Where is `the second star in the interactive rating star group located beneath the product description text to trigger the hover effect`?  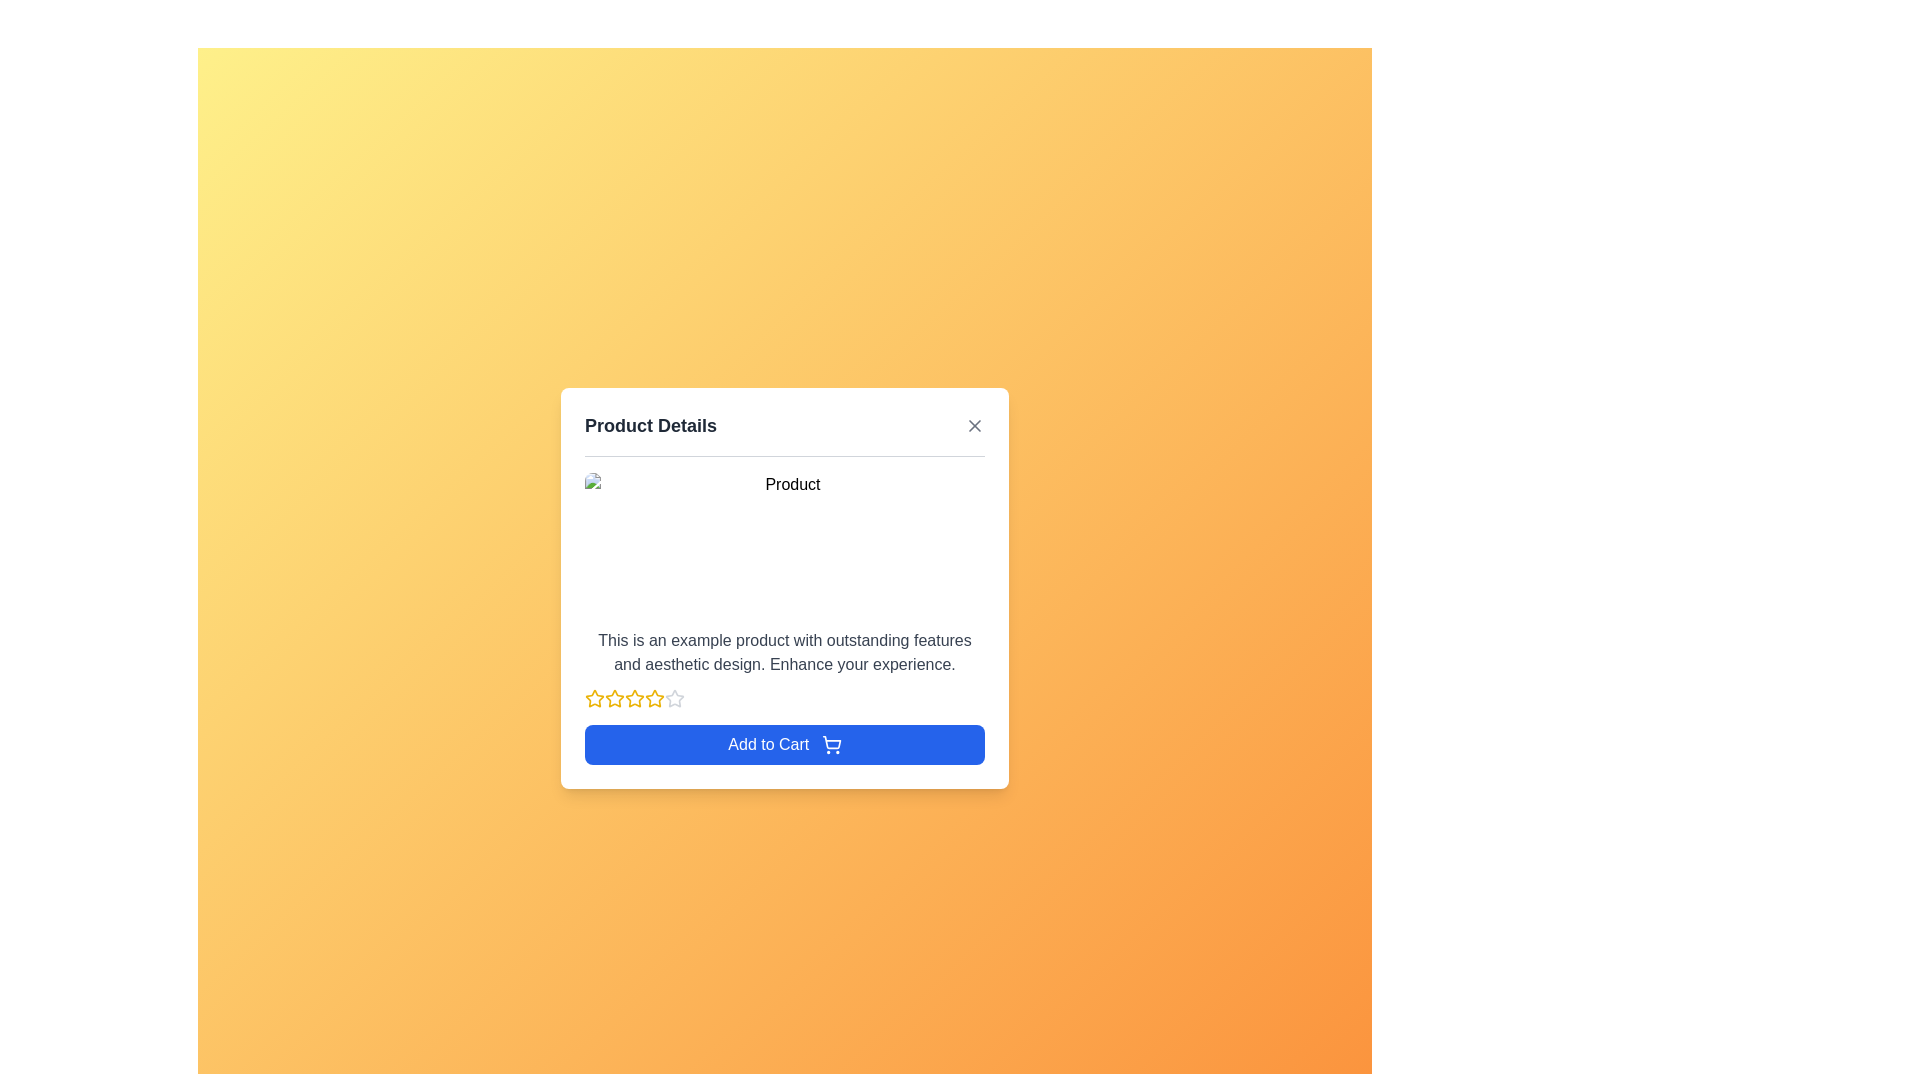
the second star in the interactive rating star group located beneath the product description text to trigger the hover effect is located at coordinates (613, 697).